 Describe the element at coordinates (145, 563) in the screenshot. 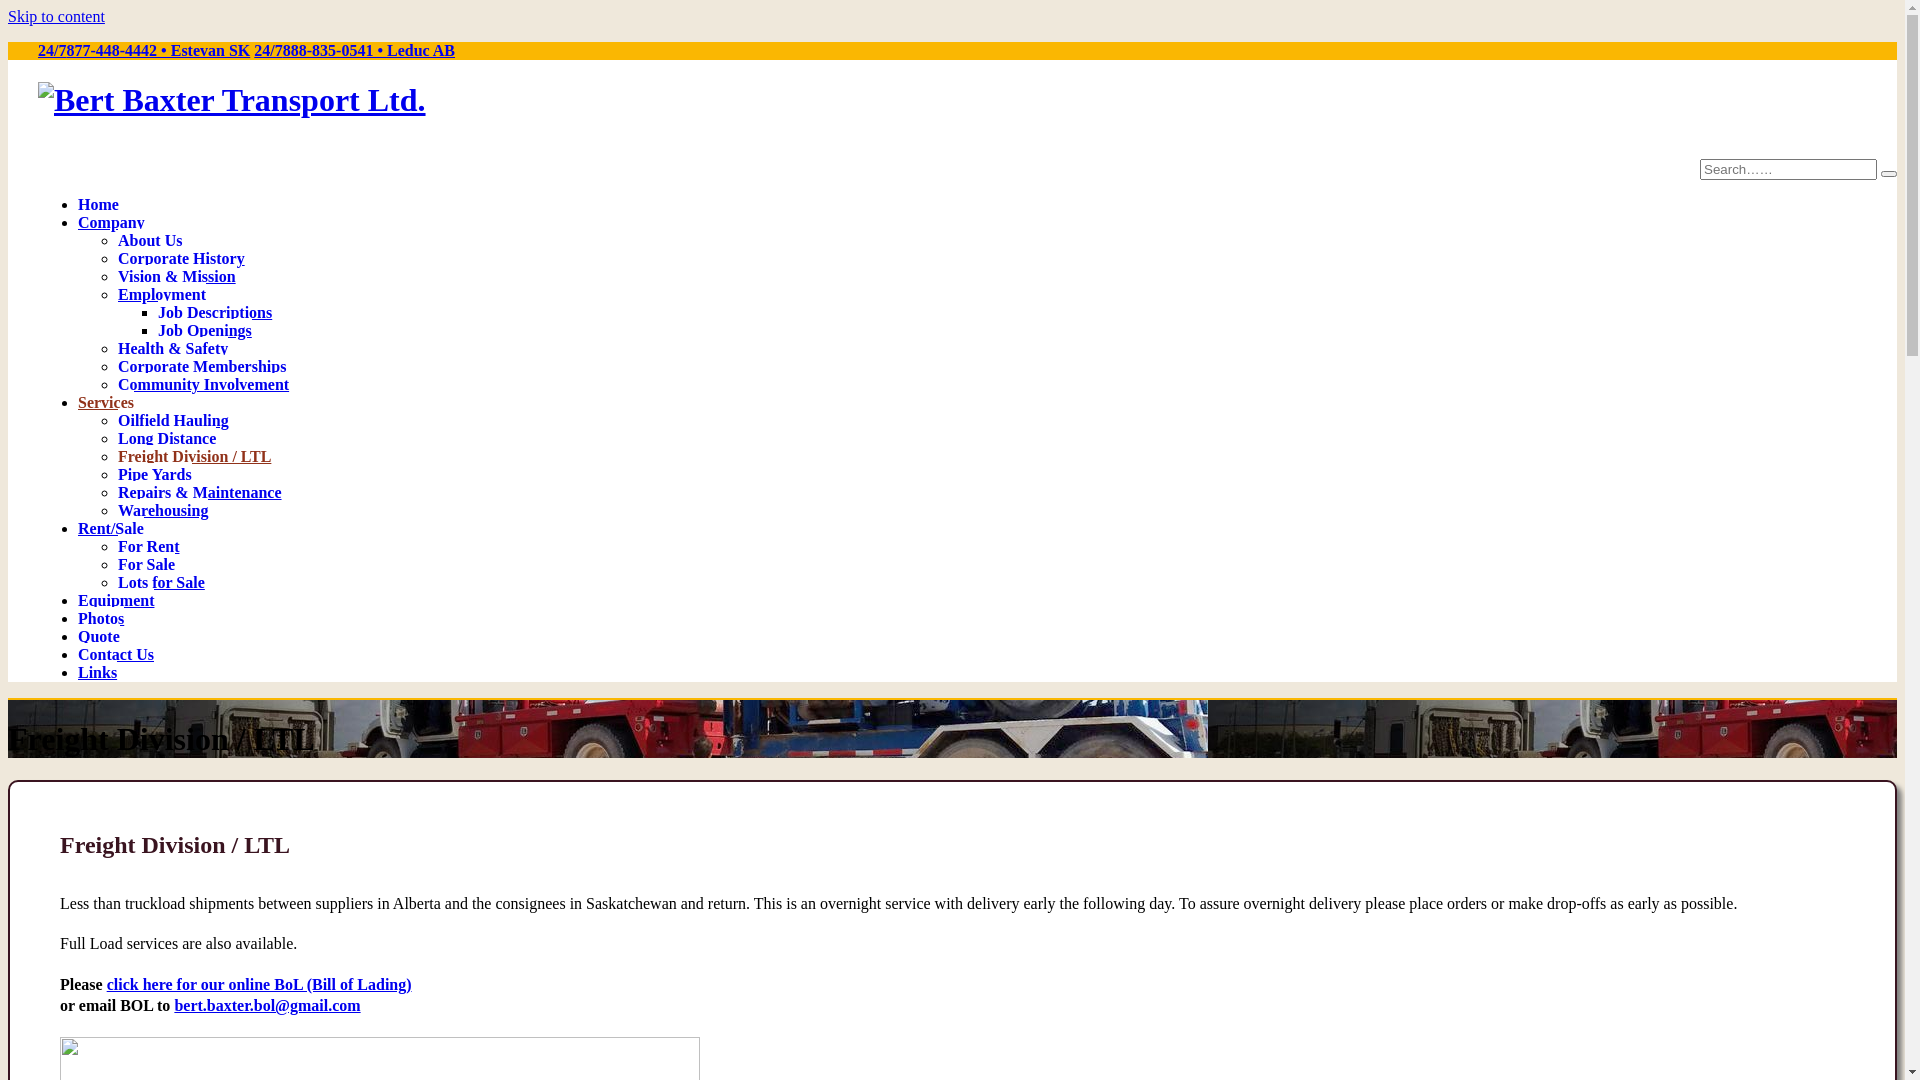

I see `'For Sale'` at that location.